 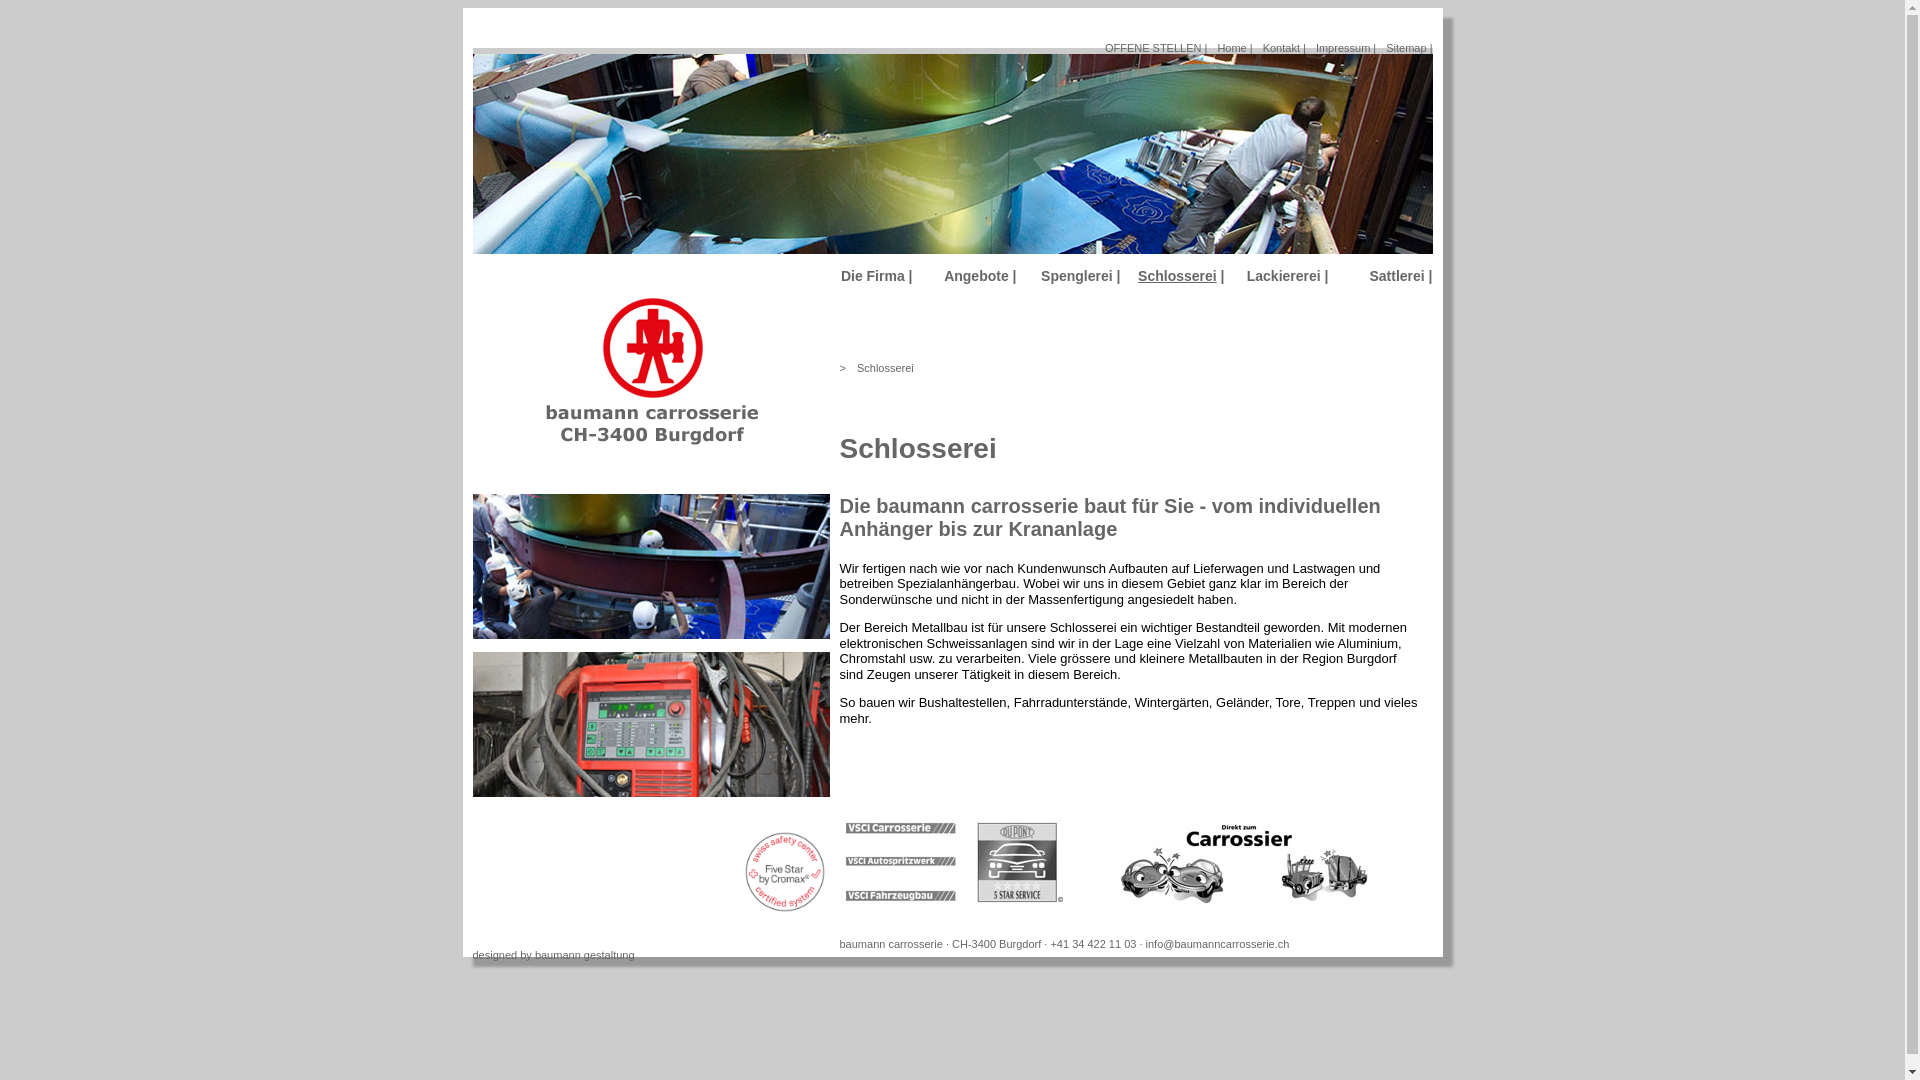 What do you see at coordinates (1395, 276) in the screenshot?
I see `'Sattlerei'` at bounding box center [1395, 276].